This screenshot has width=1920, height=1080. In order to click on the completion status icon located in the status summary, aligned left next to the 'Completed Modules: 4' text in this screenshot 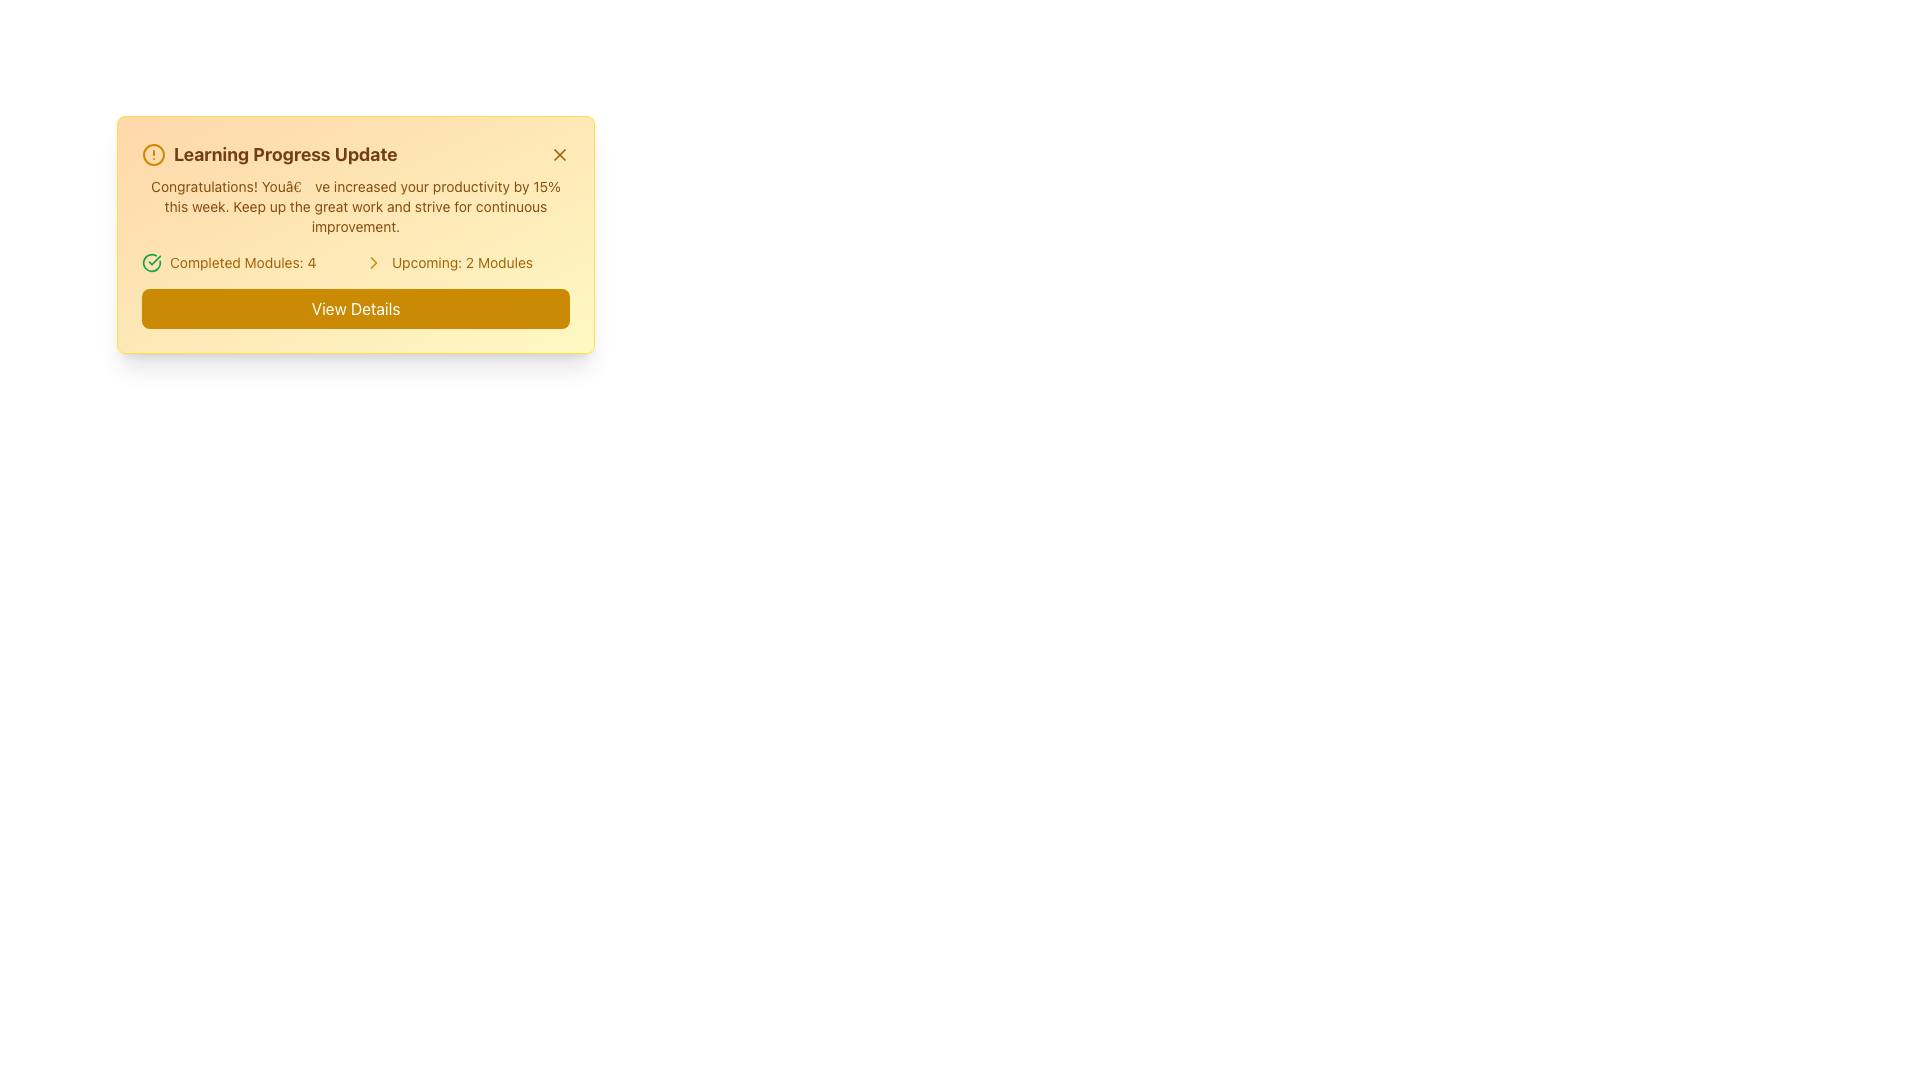, I will do `click(151, 261)`.